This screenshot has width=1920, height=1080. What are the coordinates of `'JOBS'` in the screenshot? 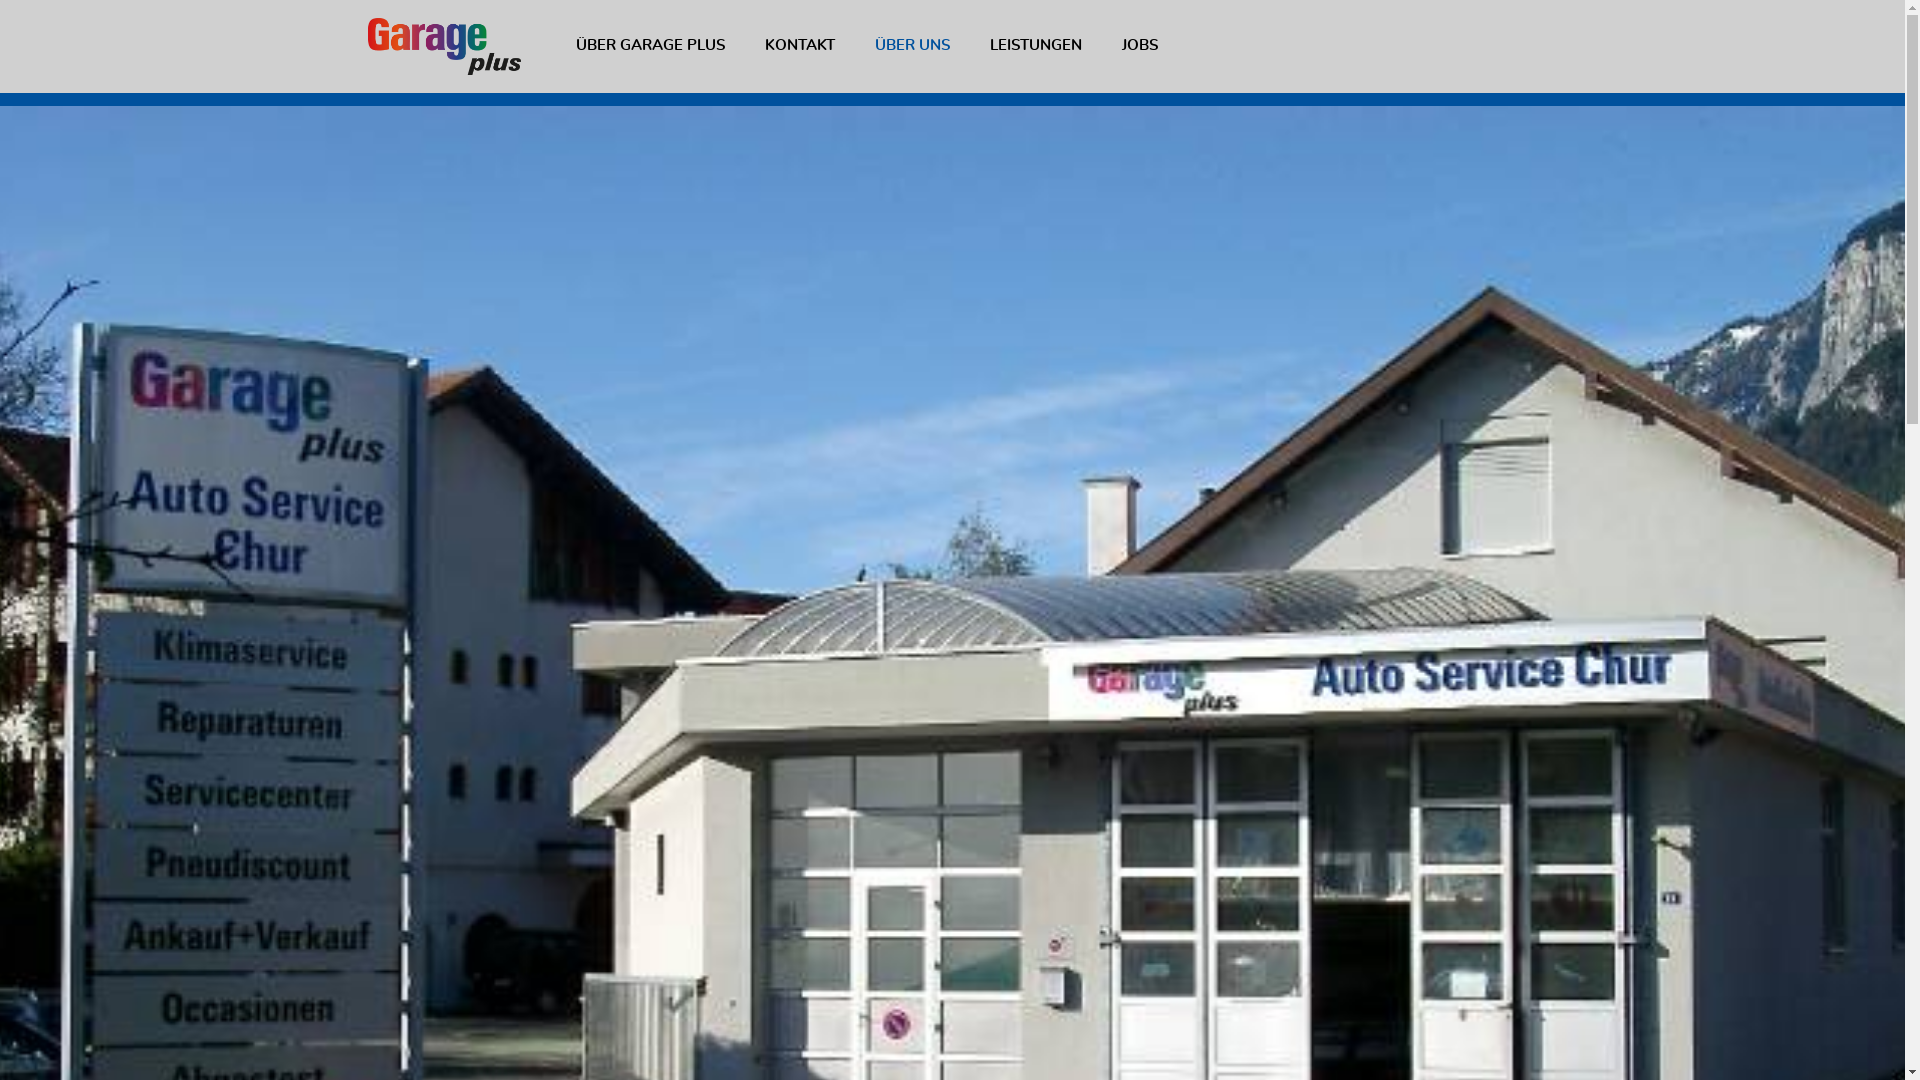 It's located at (1140, 45).